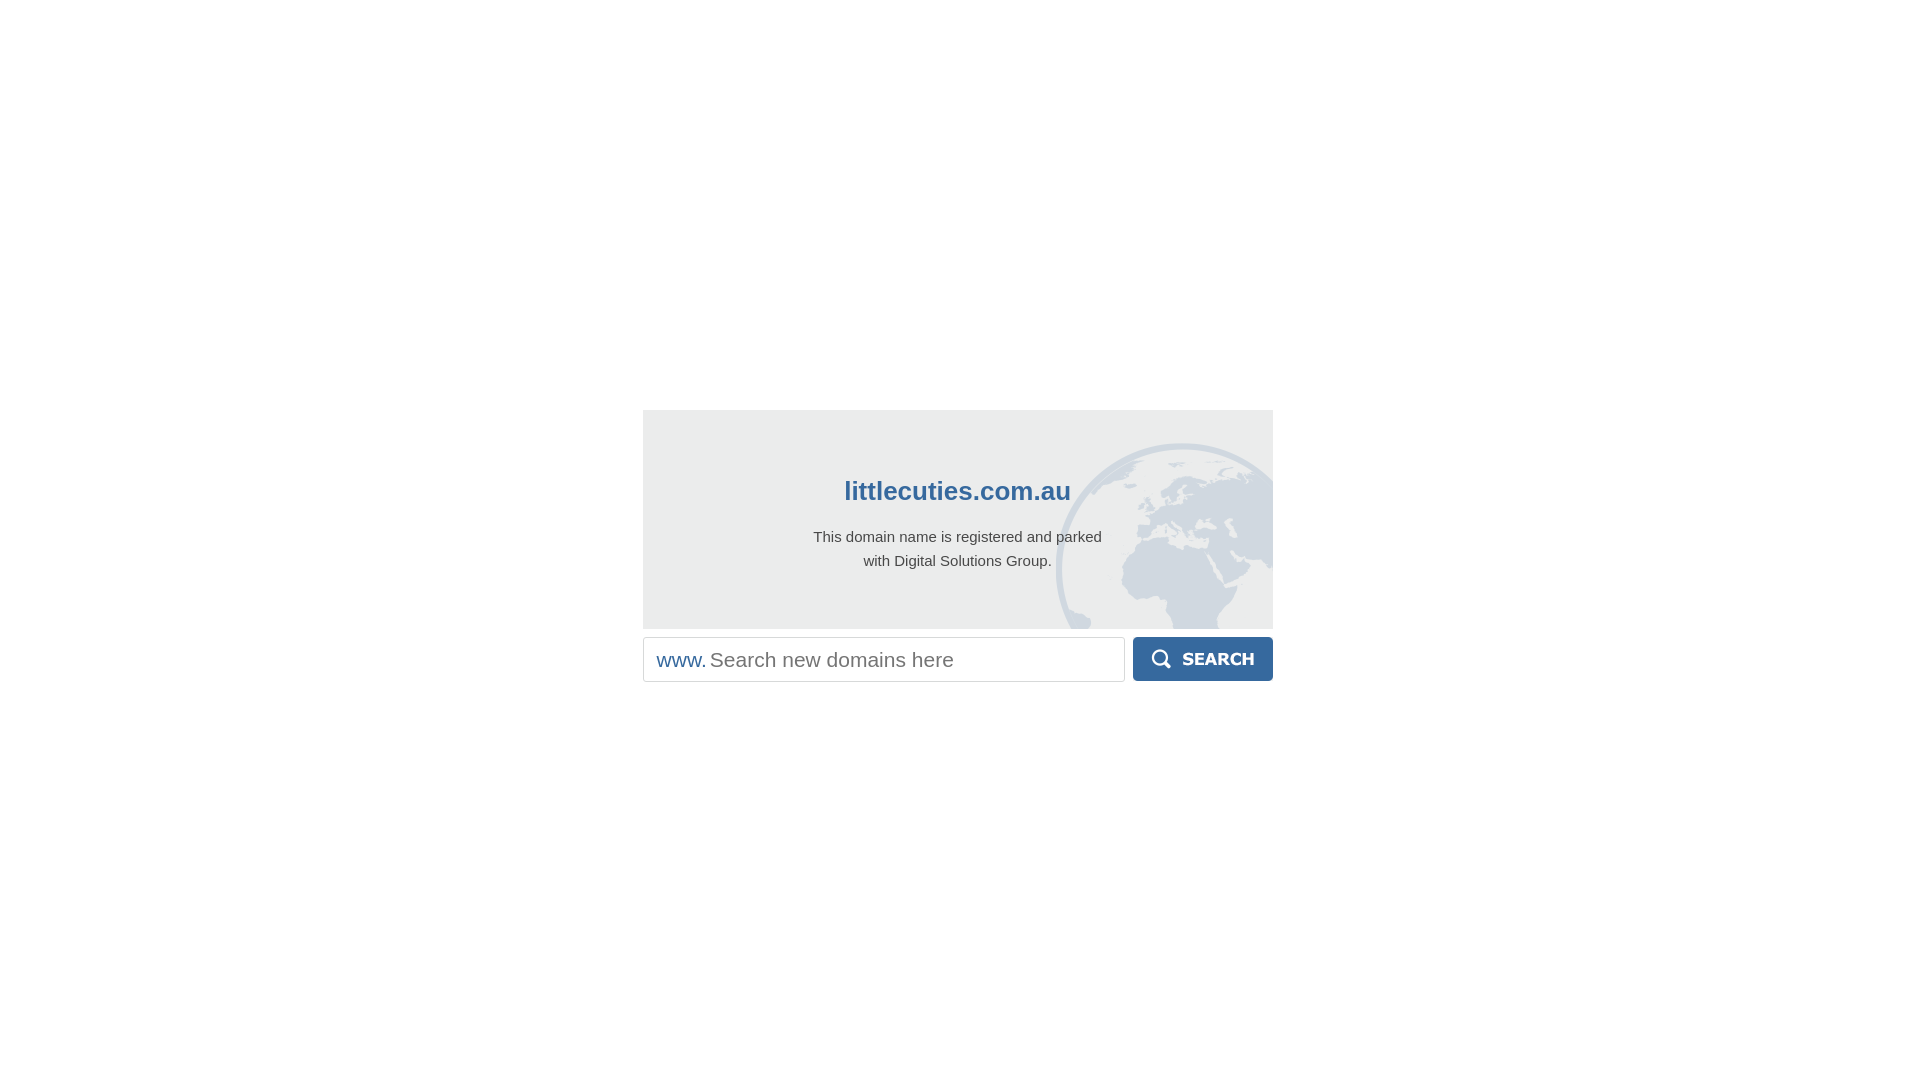  Describe the element at coordinates (1202, 659) in the screenshot. I see `'Search'` at that location.